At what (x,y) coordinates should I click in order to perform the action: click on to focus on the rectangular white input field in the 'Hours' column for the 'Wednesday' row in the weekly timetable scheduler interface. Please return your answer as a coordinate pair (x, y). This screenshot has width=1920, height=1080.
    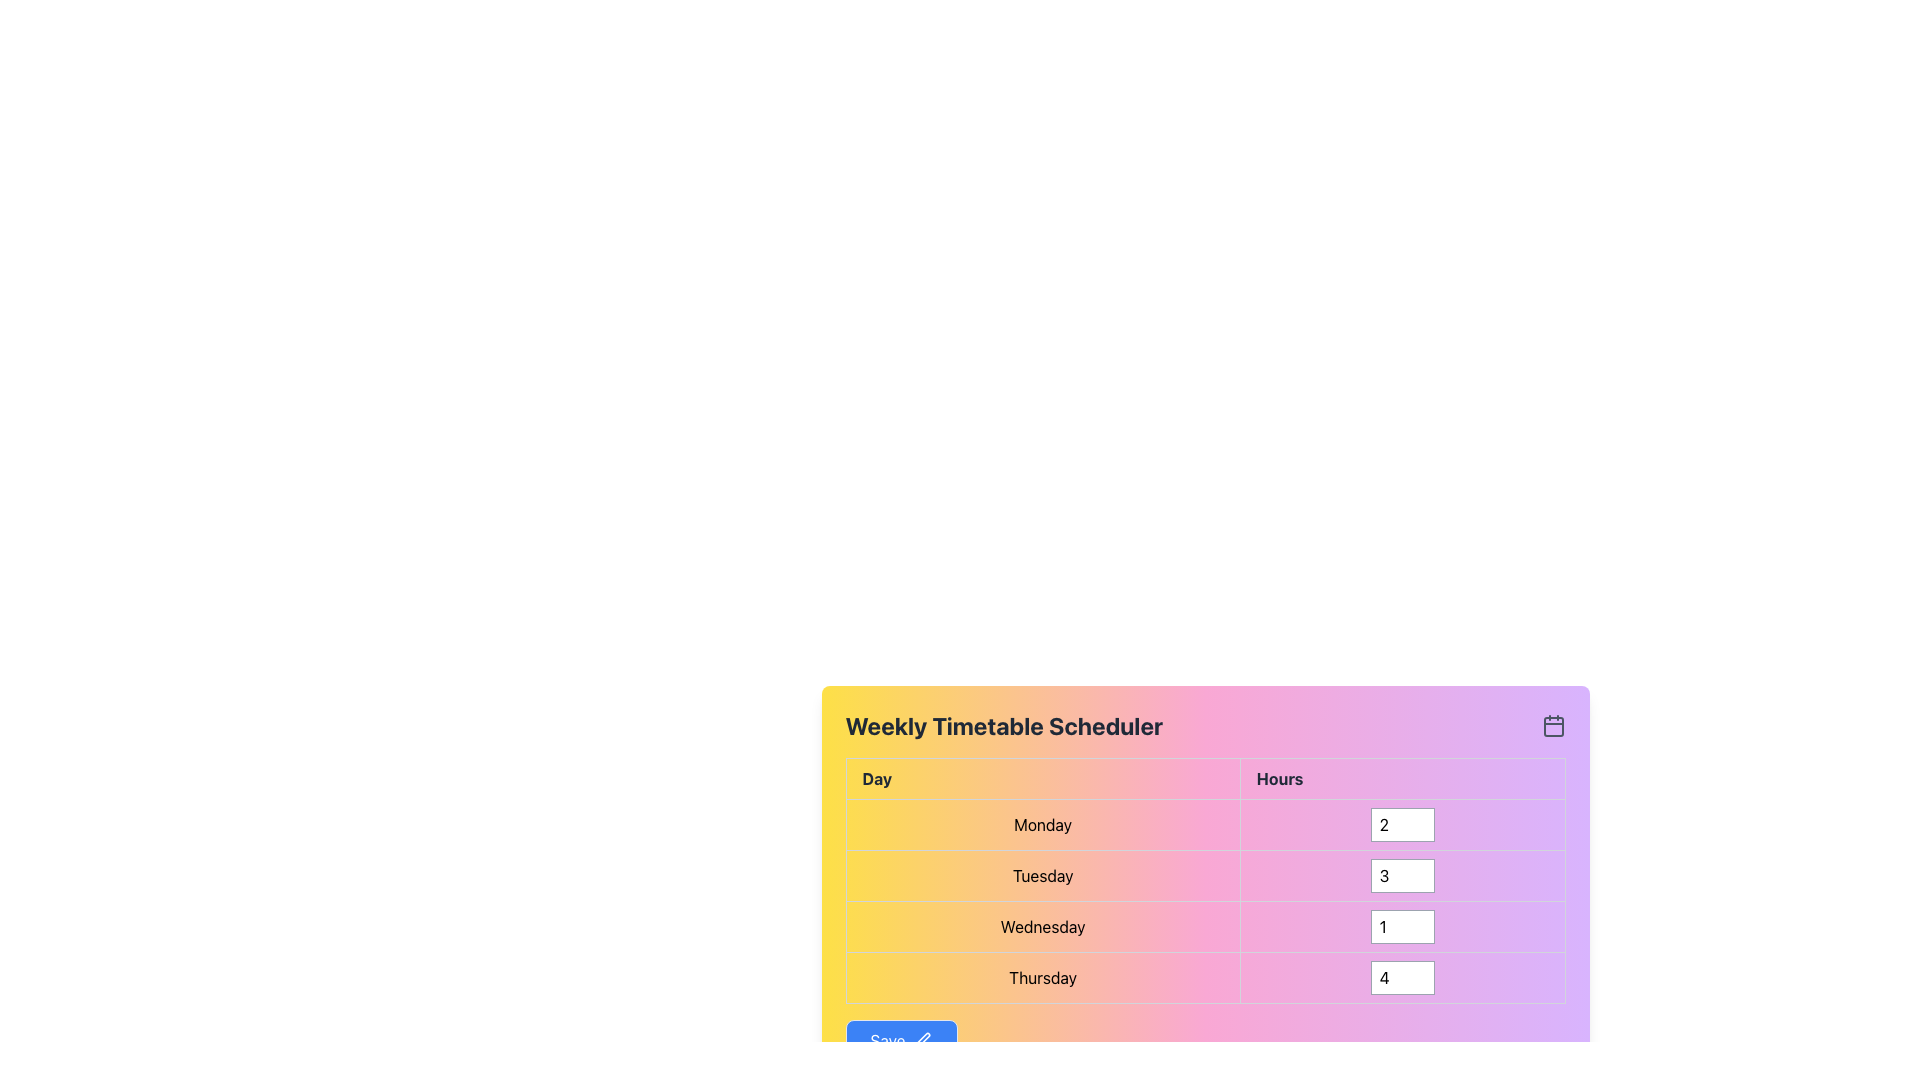
    Looking at the image, I should click on (1400, 926).